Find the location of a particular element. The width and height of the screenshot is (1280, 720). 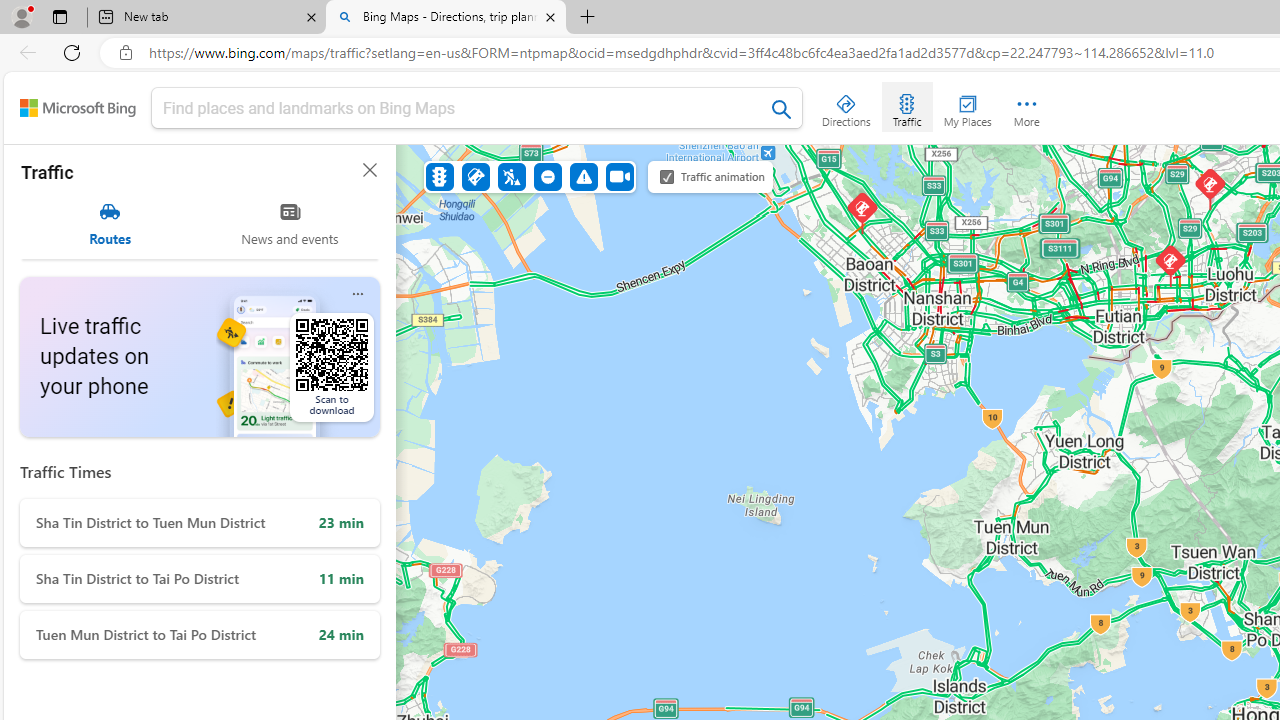

'Routes' is located at coordinates (109, 223).